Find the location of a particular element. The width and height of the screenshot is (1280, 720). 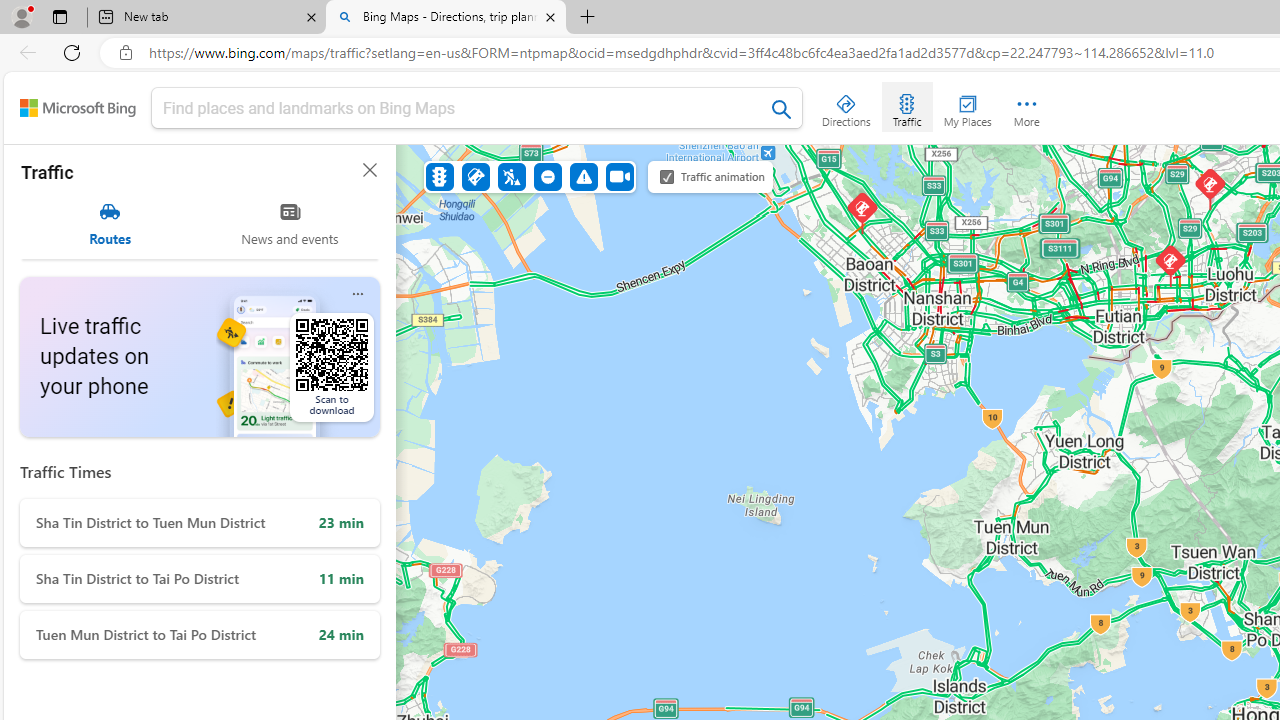

'Routes' is located at coordinates (109, 223).